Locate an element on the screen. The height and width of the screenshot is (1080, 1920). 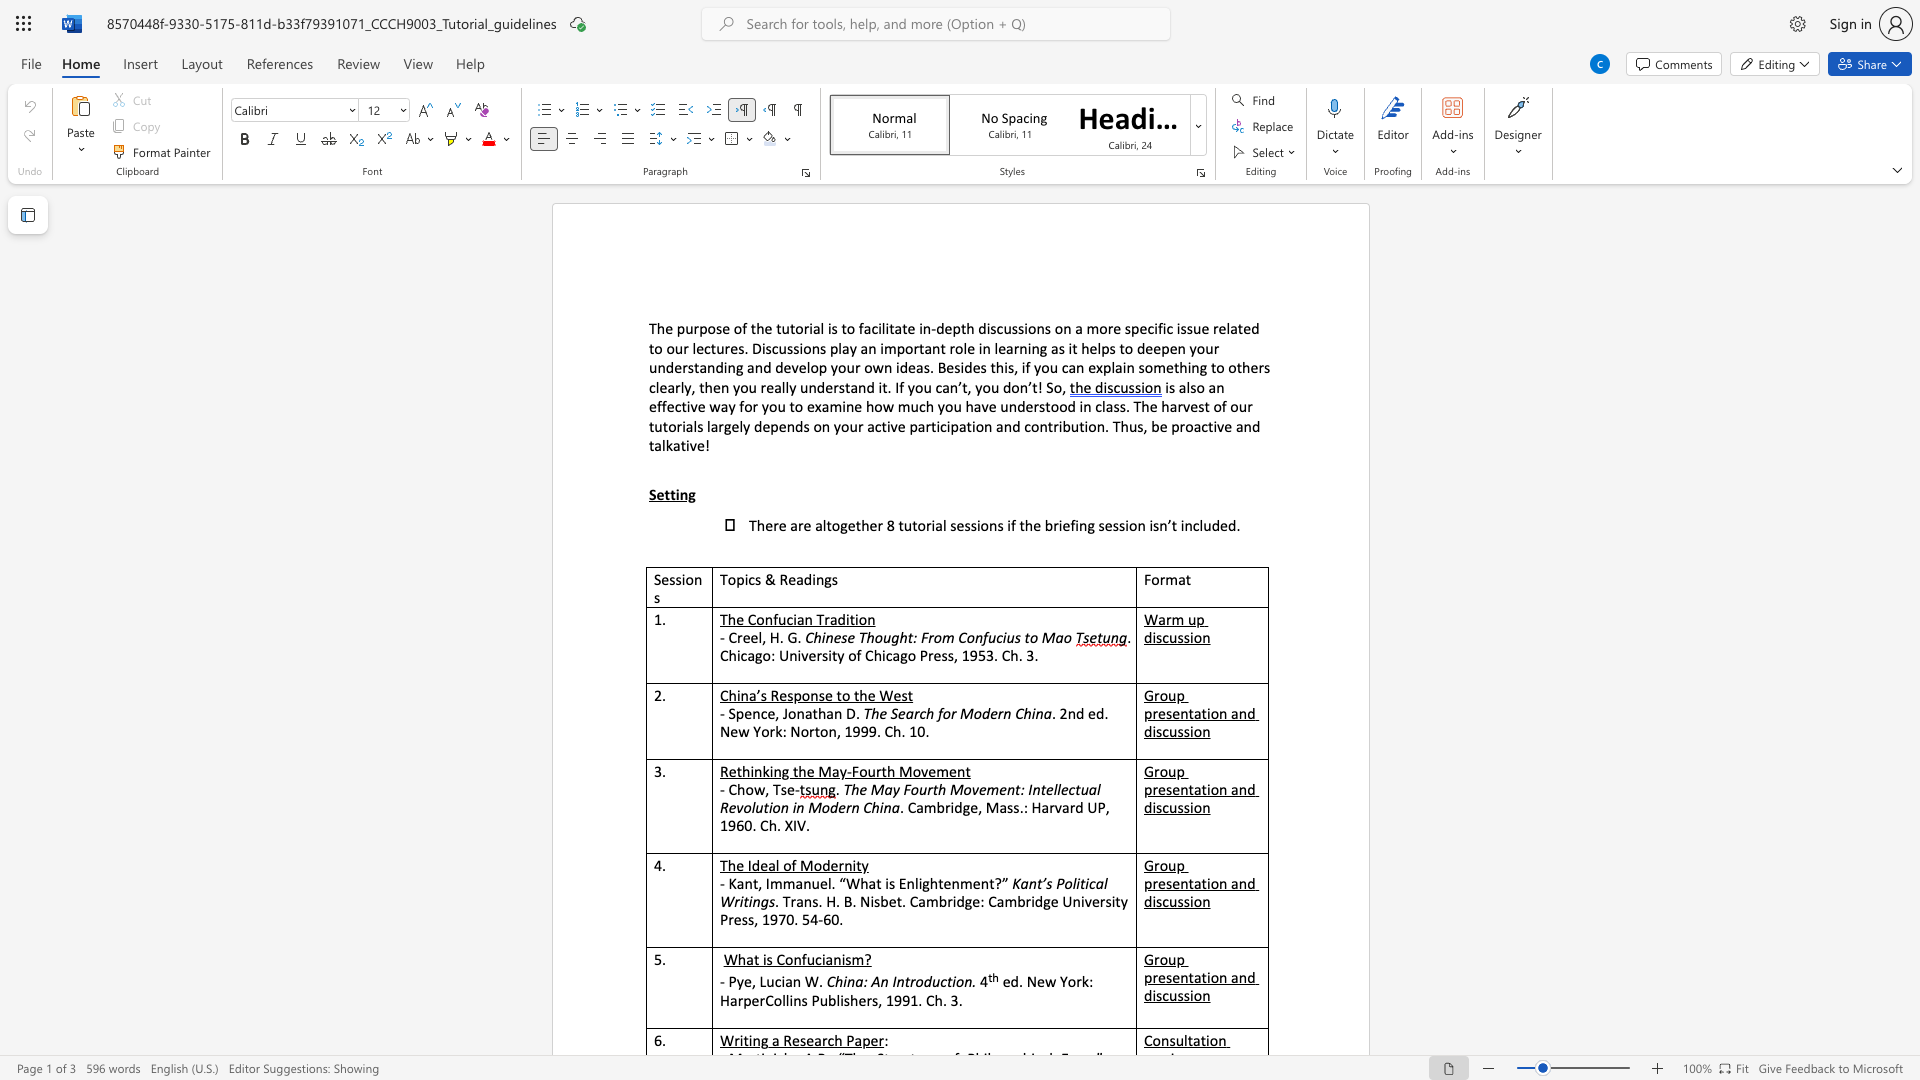
the subset text "sio" within the text "Warm up discussion" is located at coordinates (1183, 637).